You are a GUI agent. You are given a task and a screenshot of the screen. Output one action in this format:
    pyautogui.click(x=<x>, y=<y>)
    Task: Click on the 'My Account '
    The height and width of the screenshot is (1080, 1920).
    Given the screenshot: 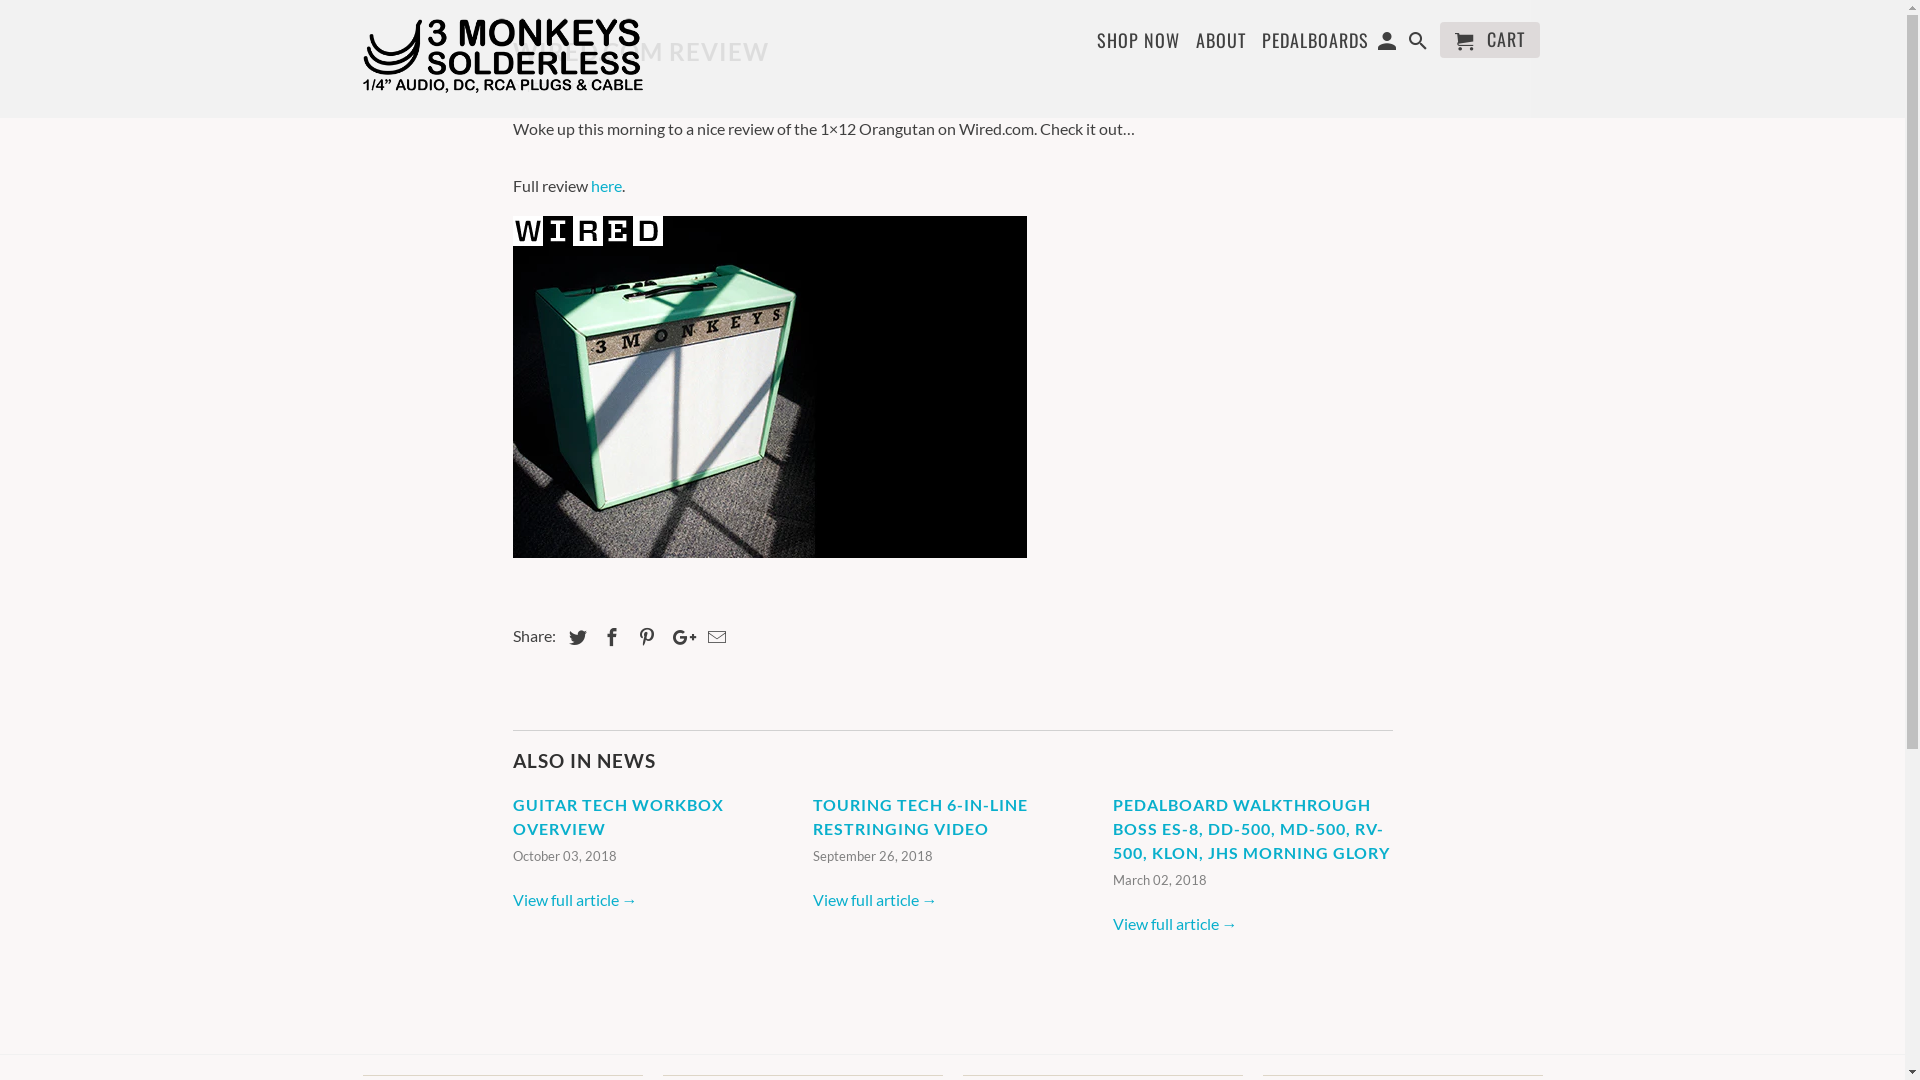 What is the action you would take?
    pyautogui.click(x=1387, y=43)
    